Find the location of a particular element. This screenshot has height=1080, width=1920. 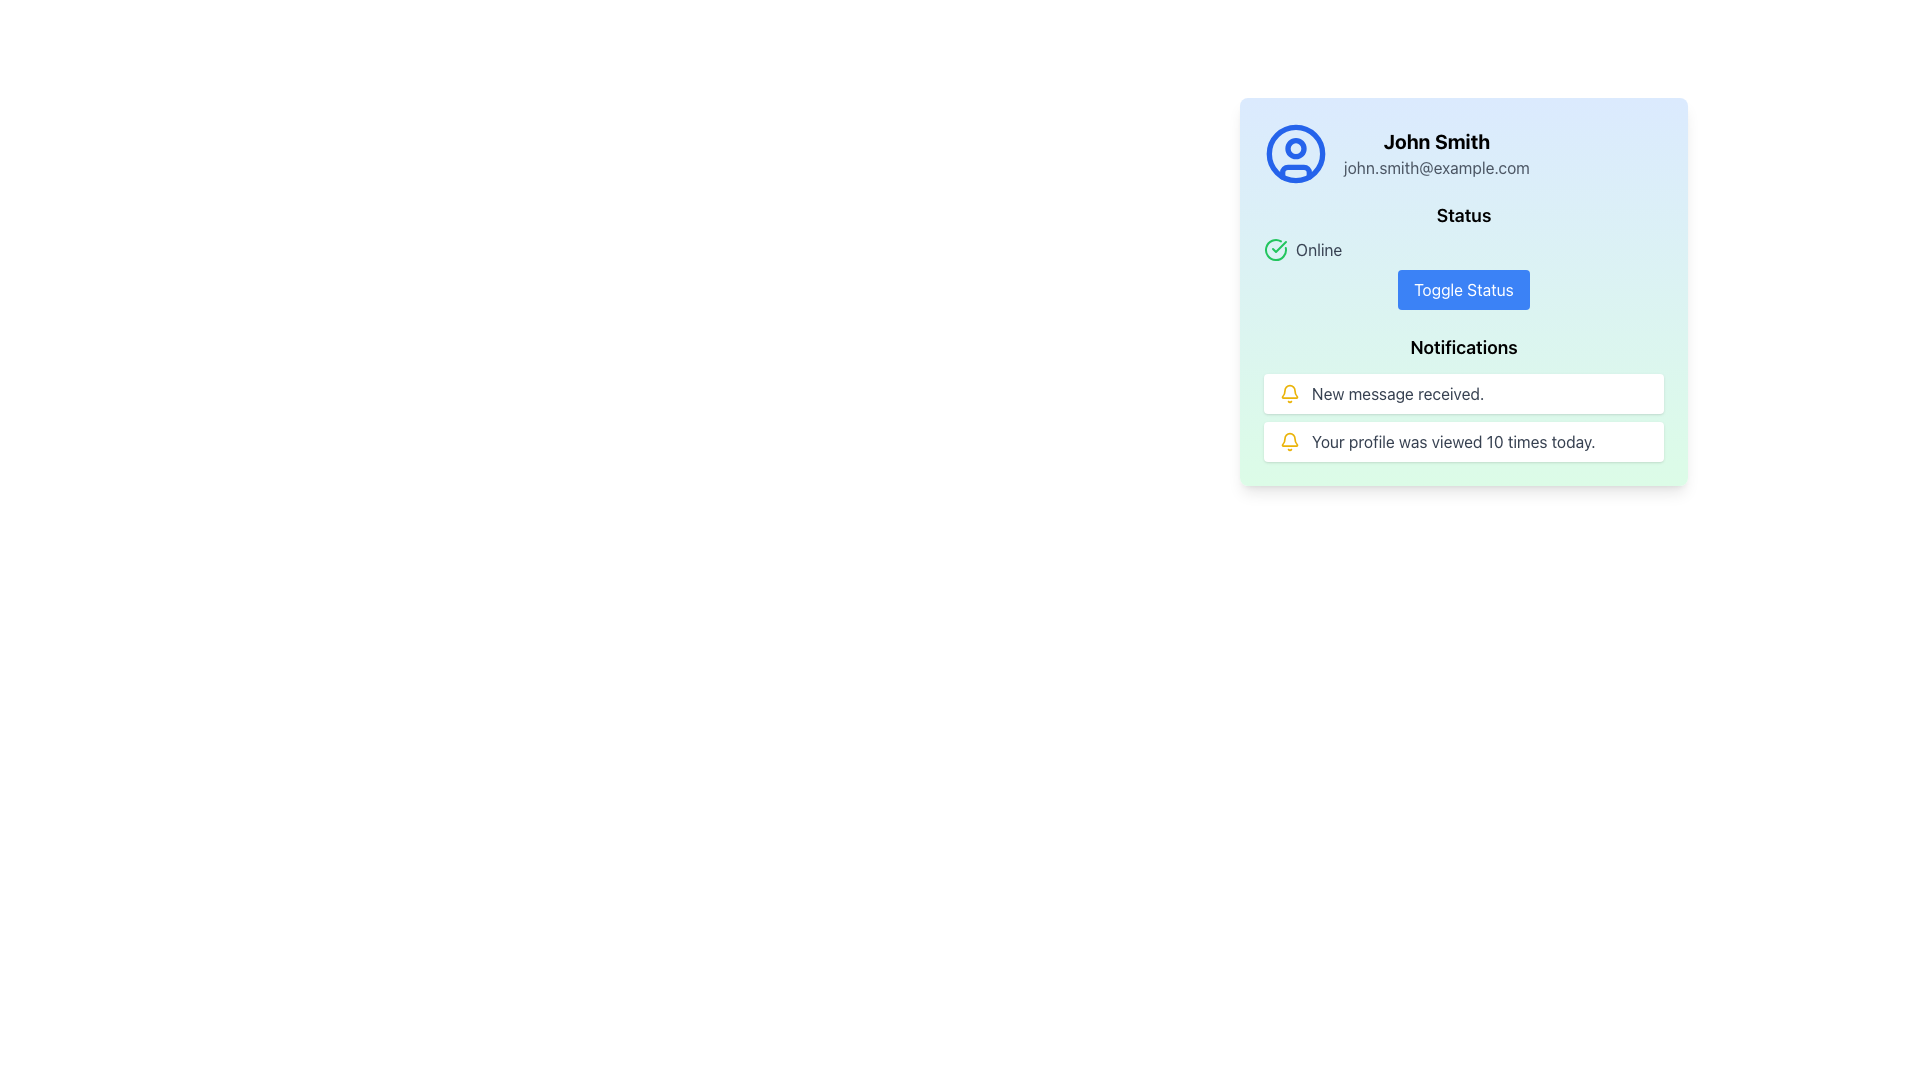

the green circular icon with a checkmark symbol that indicates user status, located to the left of the 'Online' text is located at coordinates (1275, 249).